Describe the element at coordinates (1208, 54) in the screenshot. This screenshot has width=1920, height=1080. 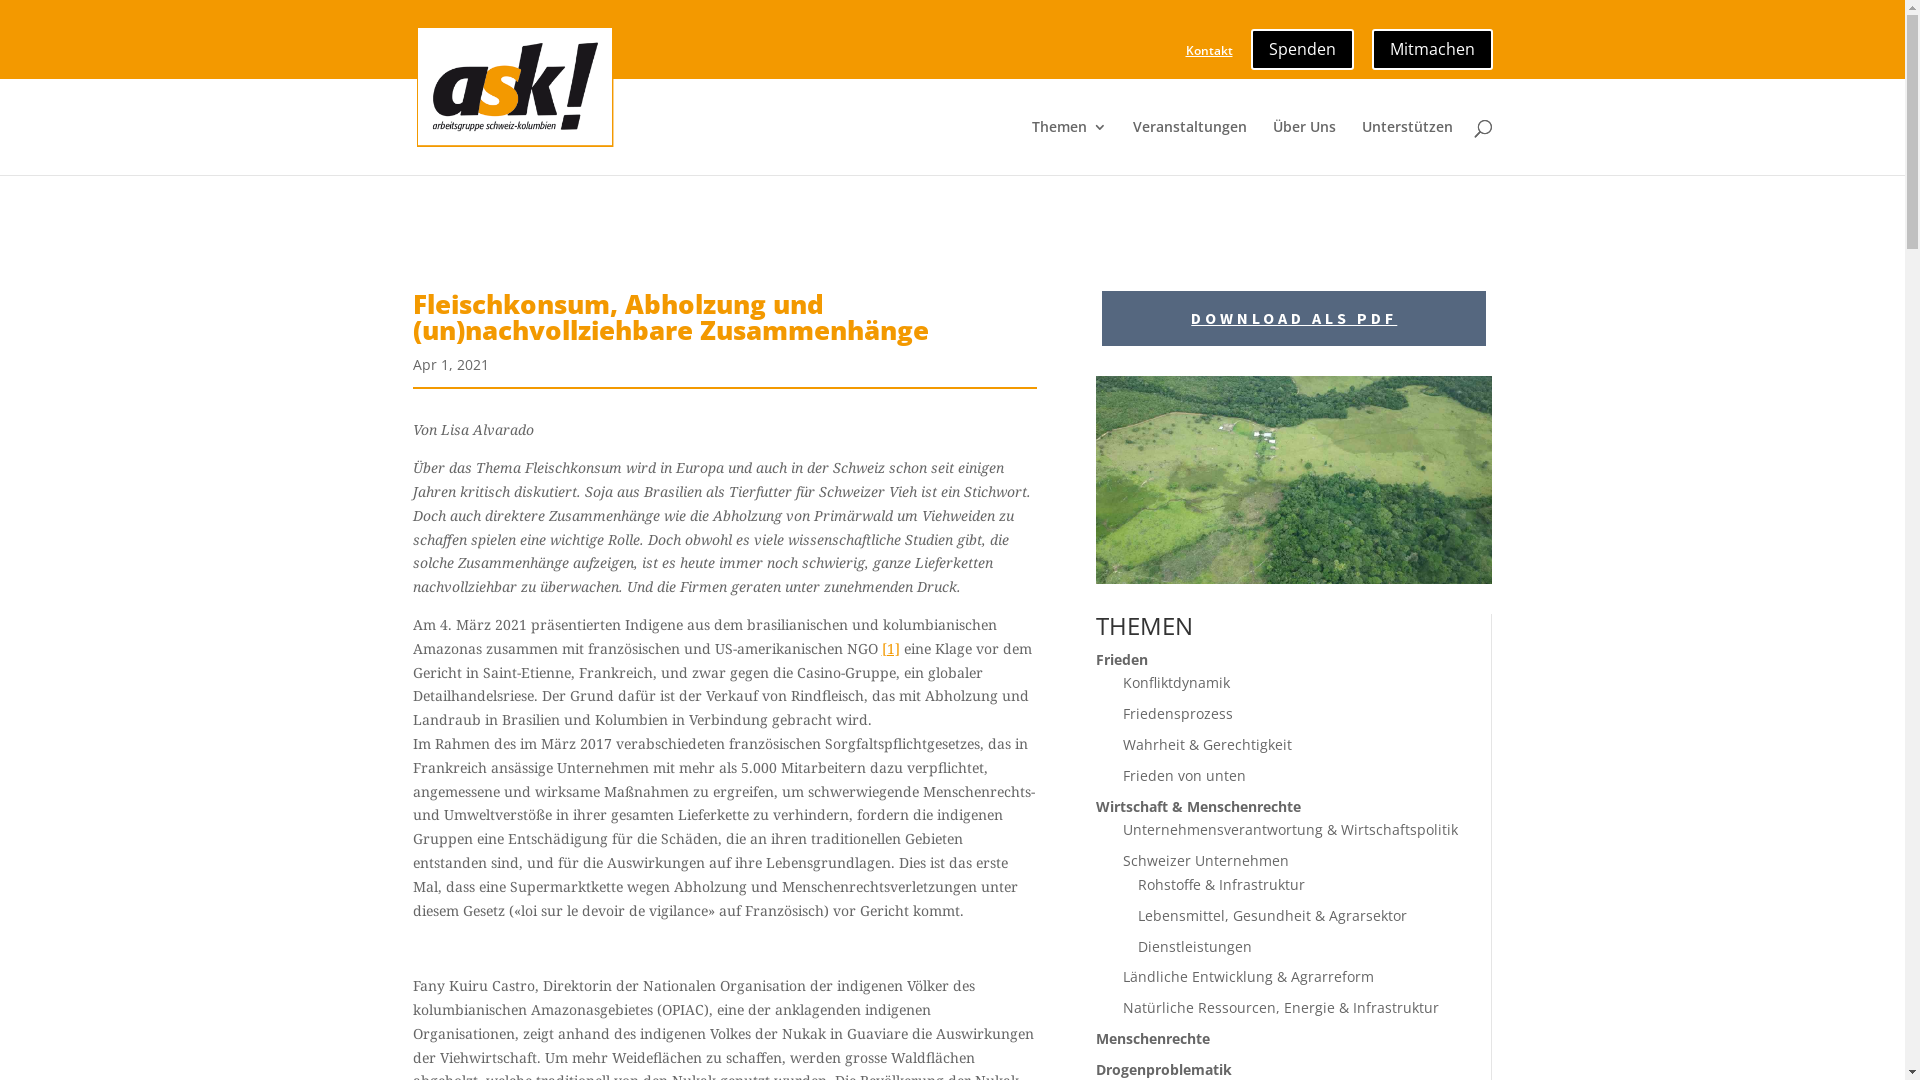
I see `'Kontakt'` at that location.